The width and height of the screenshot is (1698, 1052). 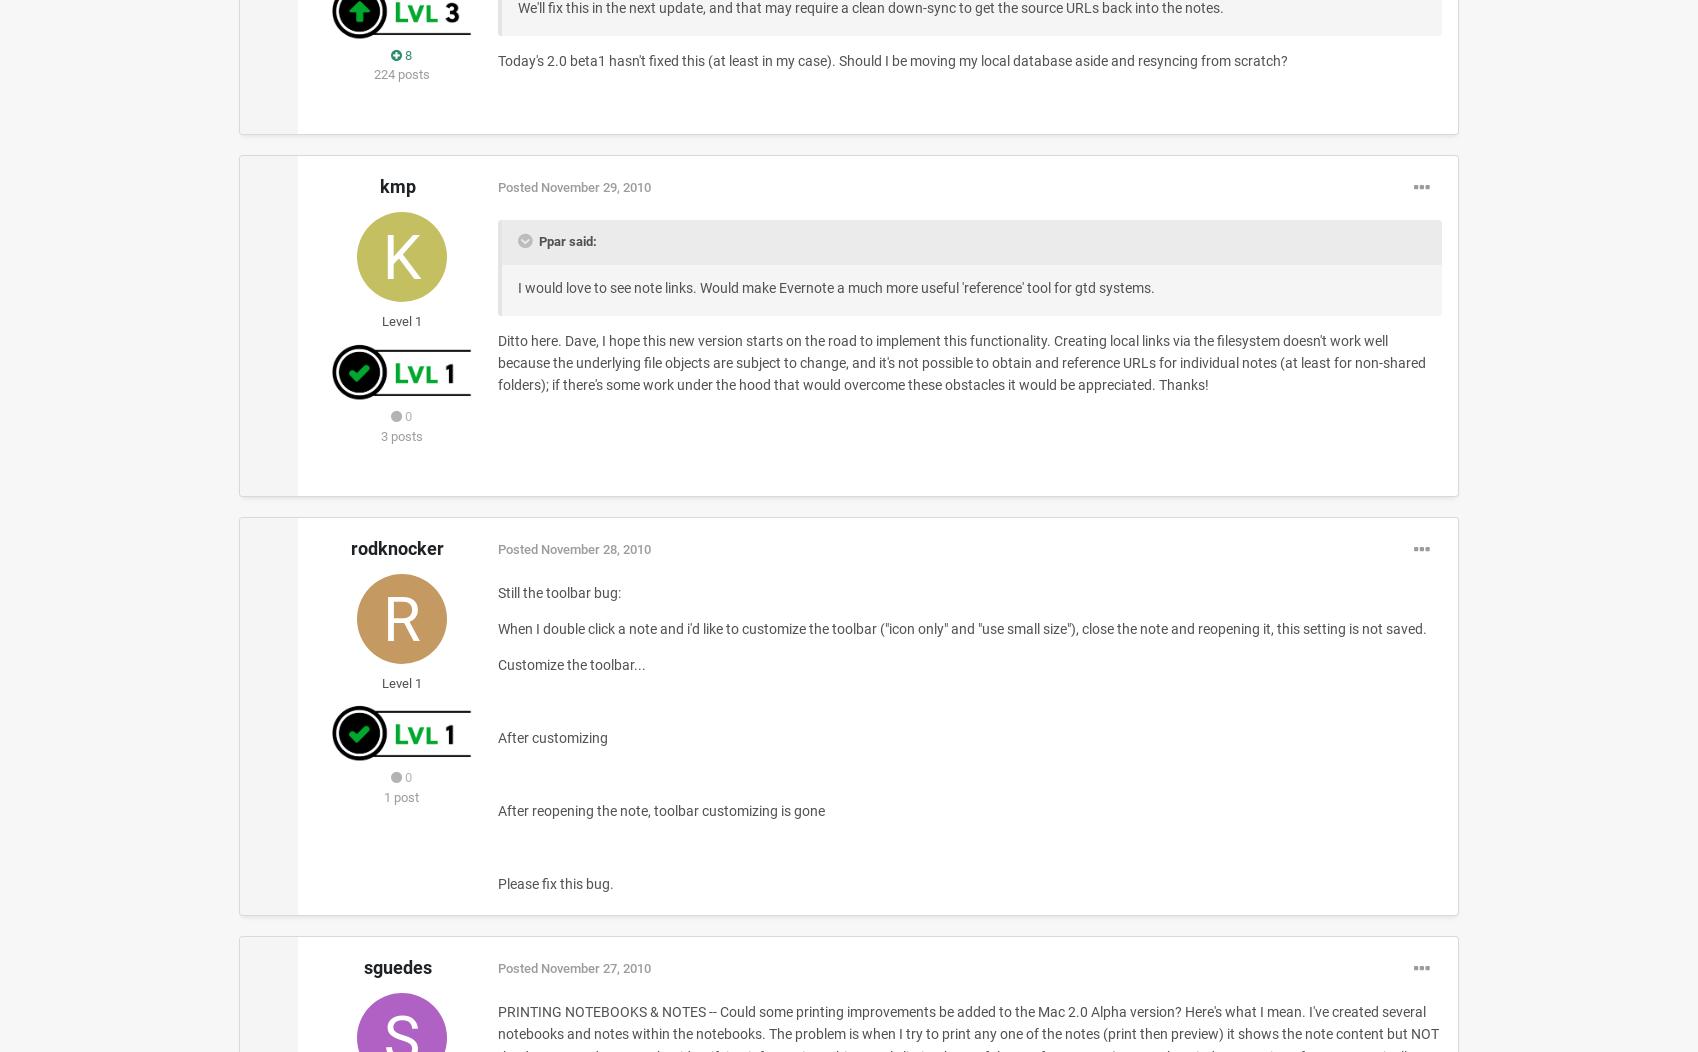 I want to click on '1 post', so click(x=383, y=796).